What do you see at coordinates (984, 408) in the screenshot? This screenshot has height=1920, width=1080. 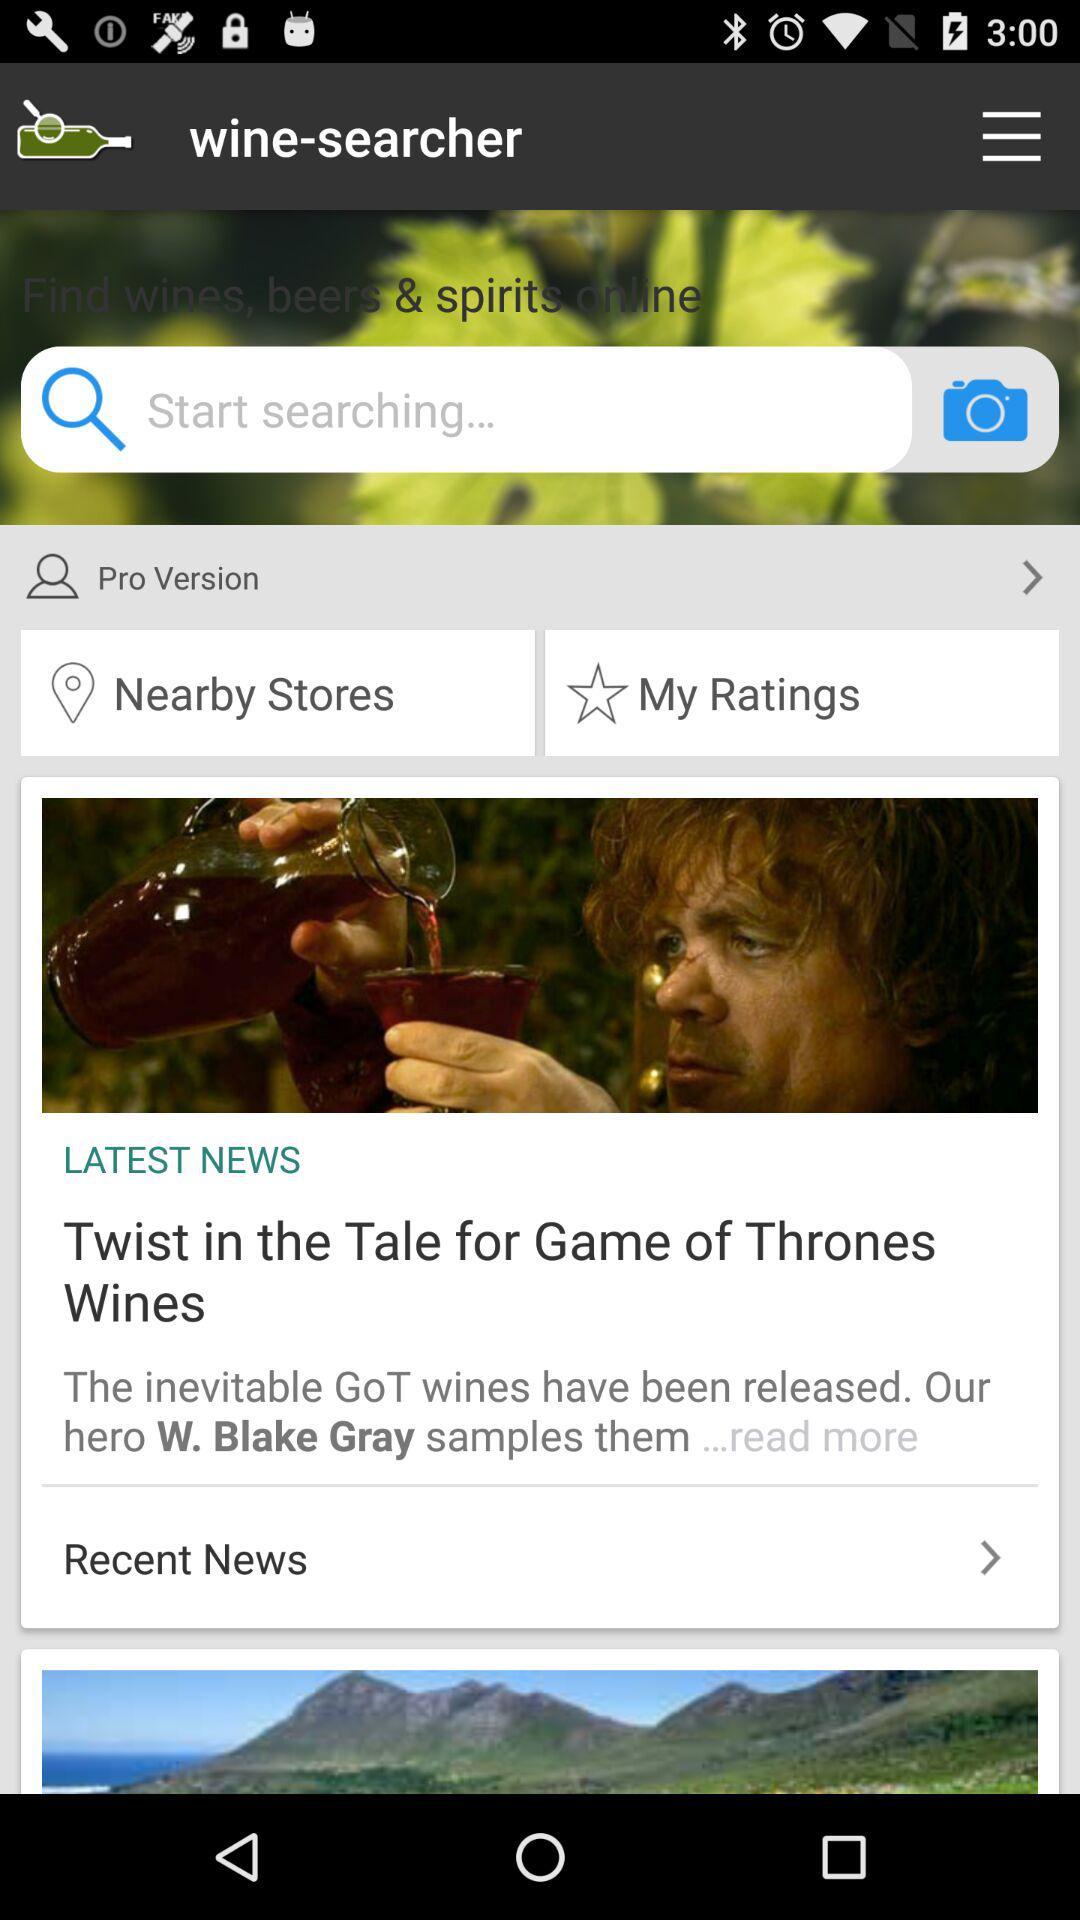 I see `search by image` at bounding box center [984, 408].